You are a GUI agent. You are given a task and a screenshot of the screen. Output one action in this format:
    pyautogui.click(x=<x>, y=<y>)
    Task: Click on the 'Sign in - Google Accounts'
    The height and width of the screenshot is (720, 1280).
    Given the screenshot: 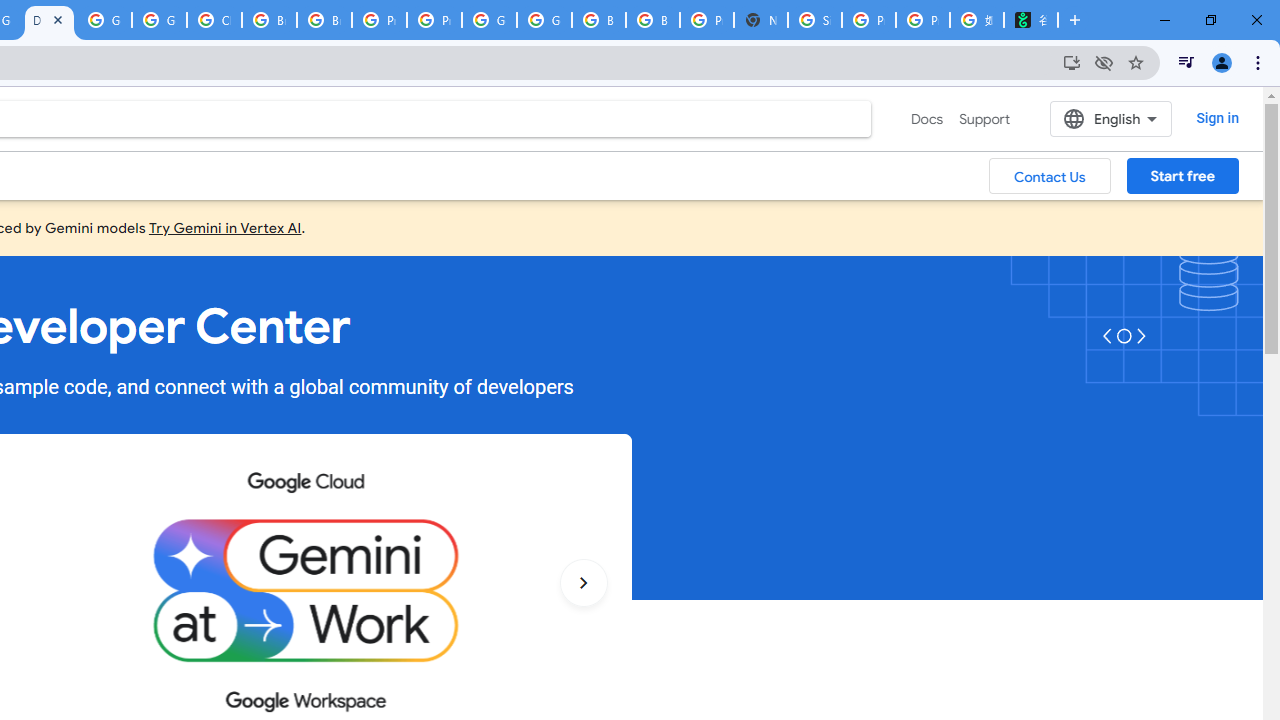 What is the action you would take?
    pyautogui.click(x=815, y=20)
    